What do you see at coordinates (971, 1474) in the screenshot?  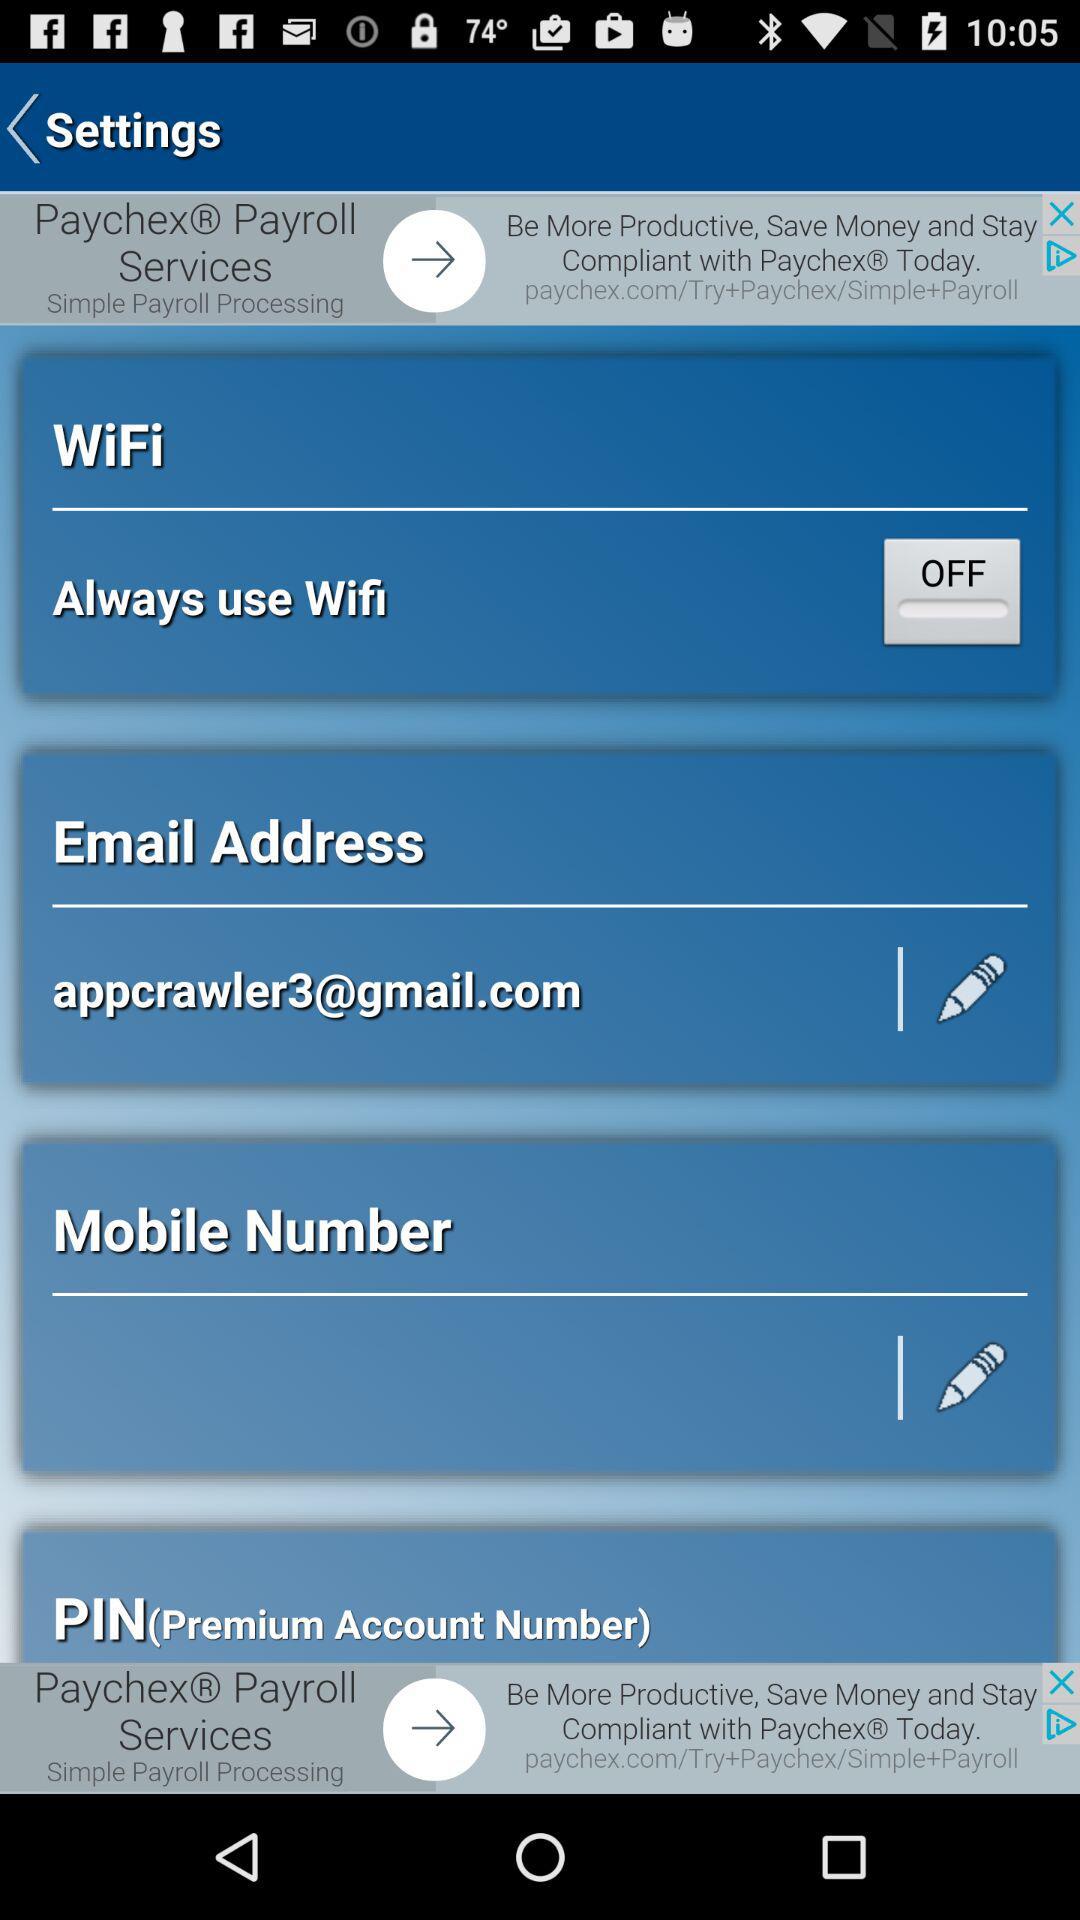 I see `the edit icon` at bounding box center [971, 1474].